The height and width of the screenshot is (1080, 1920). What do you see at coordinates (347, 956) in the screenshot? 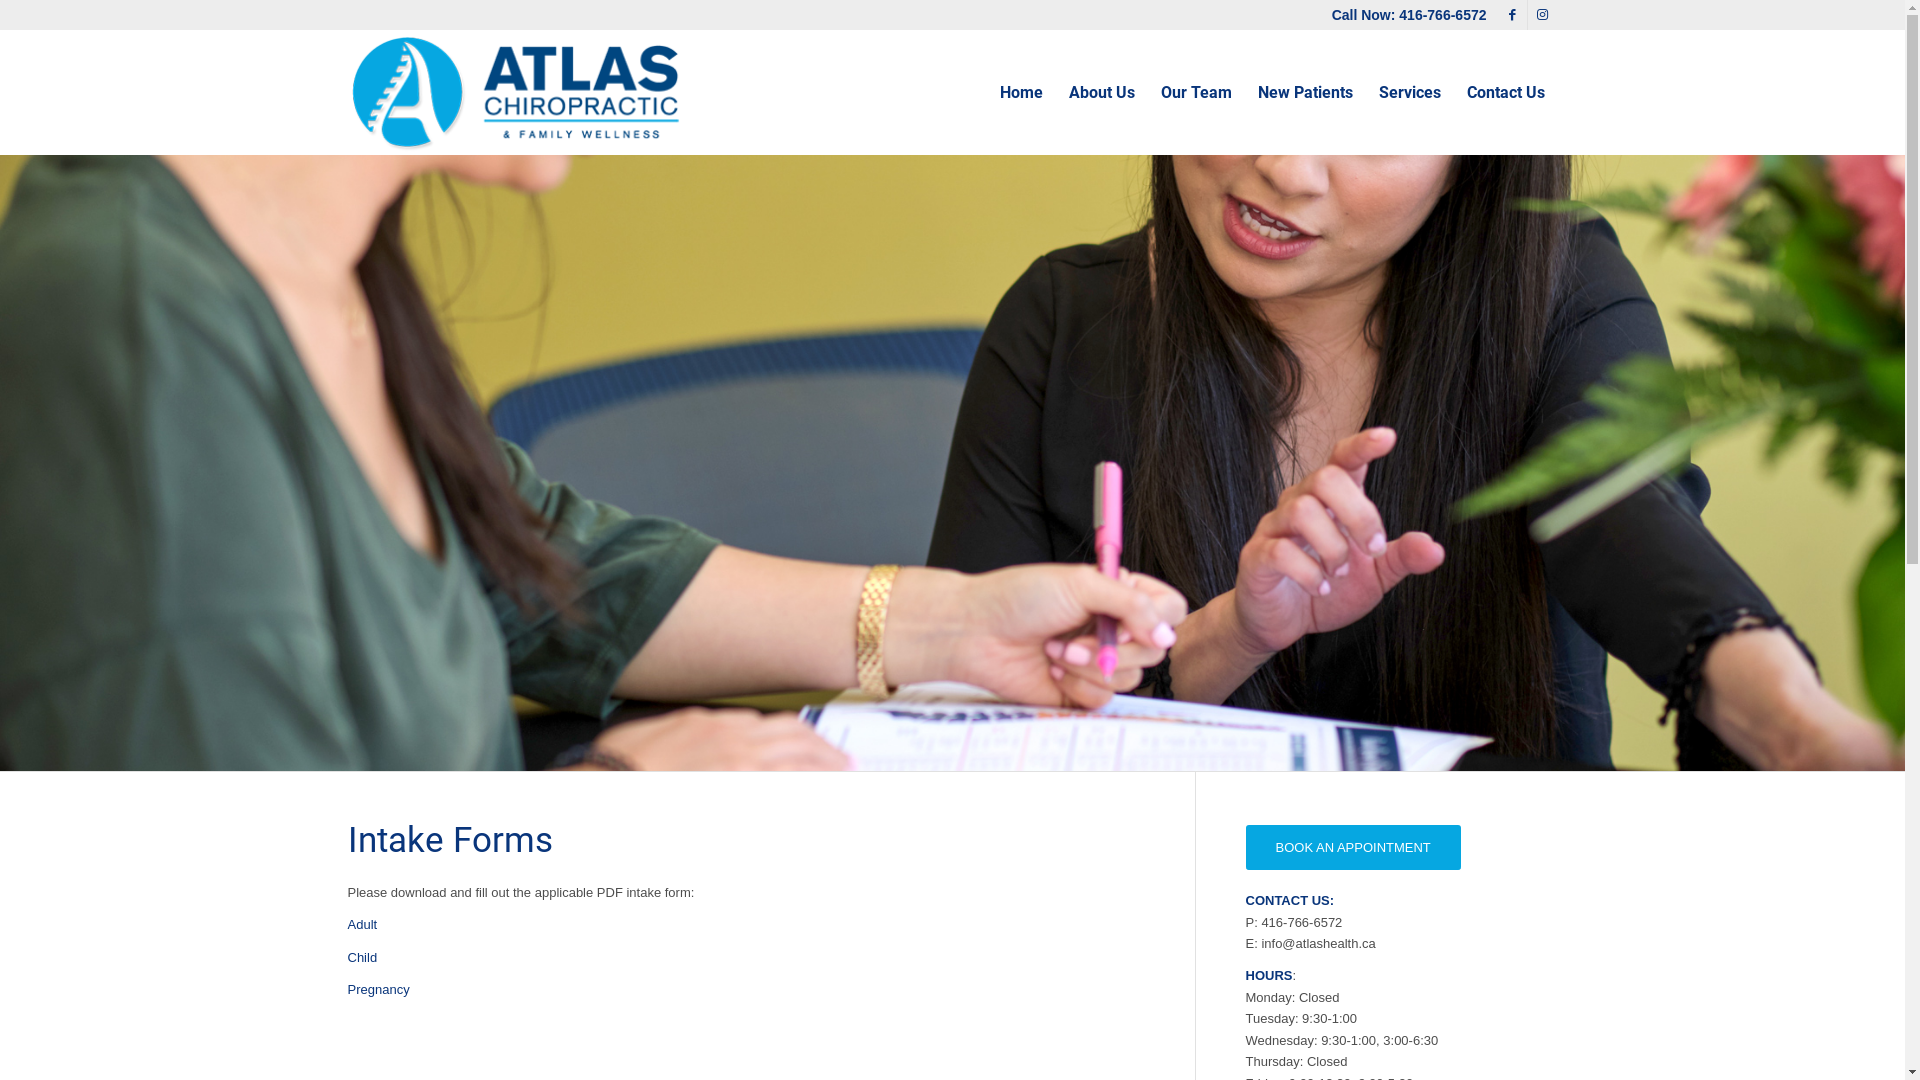
I see `'Child'` at bounding box center [347, 956].